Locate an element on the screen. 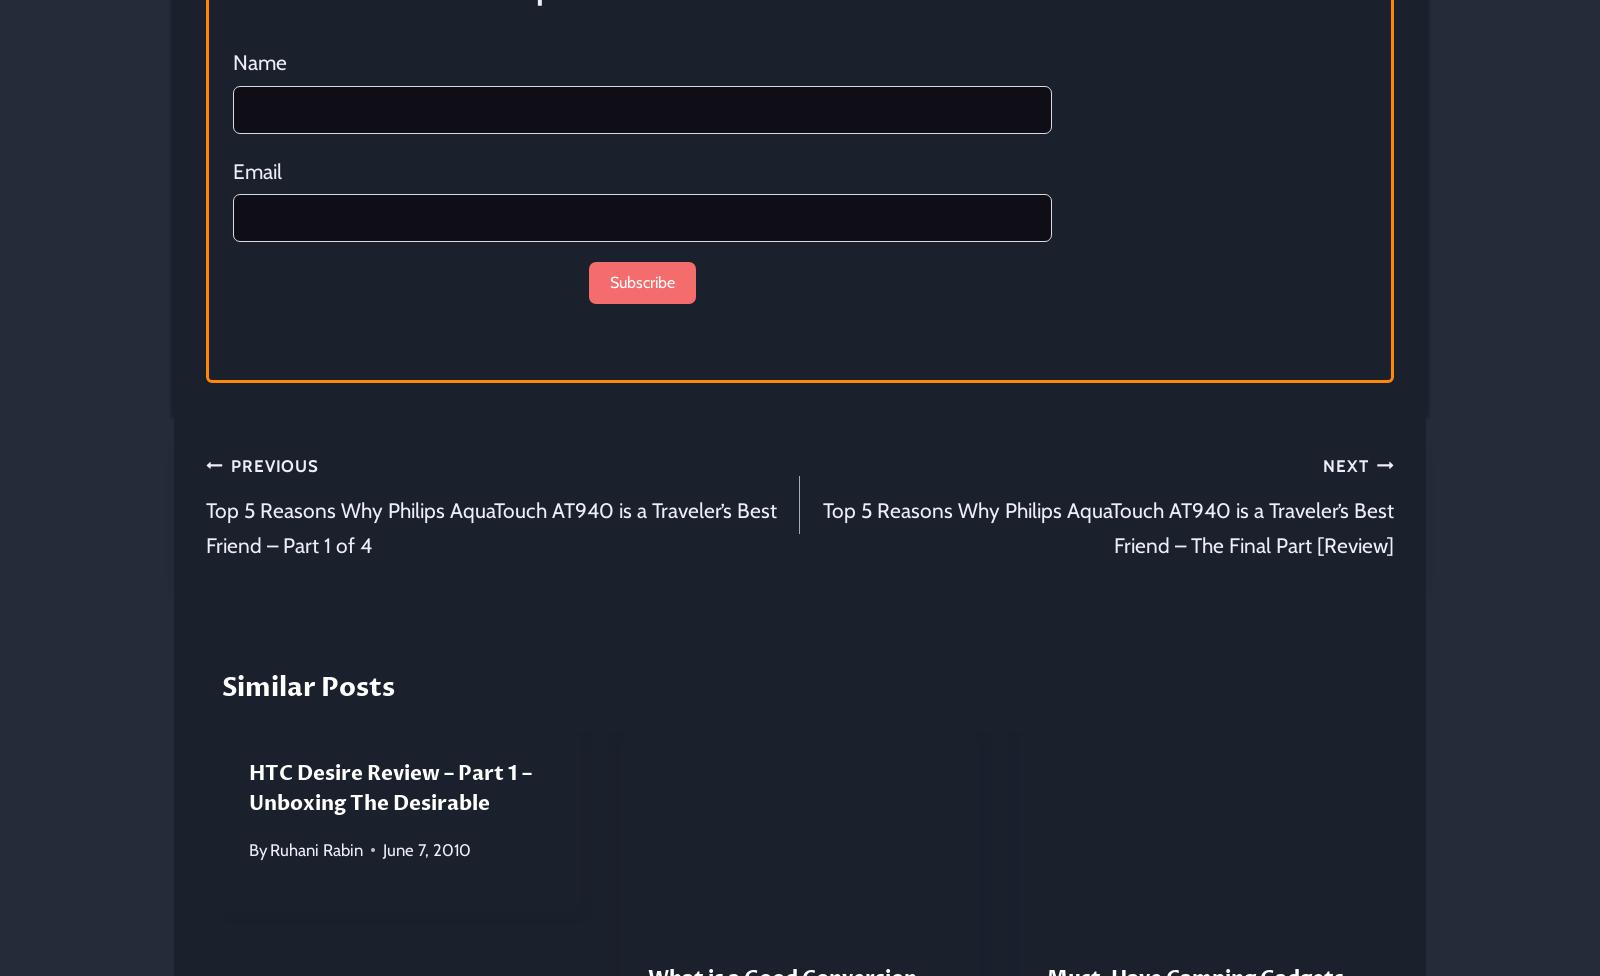 Image resolution: width=1600 pixels, height=976 pixels. 'Ruhani Rabin' is located at coordinates (316, 849).